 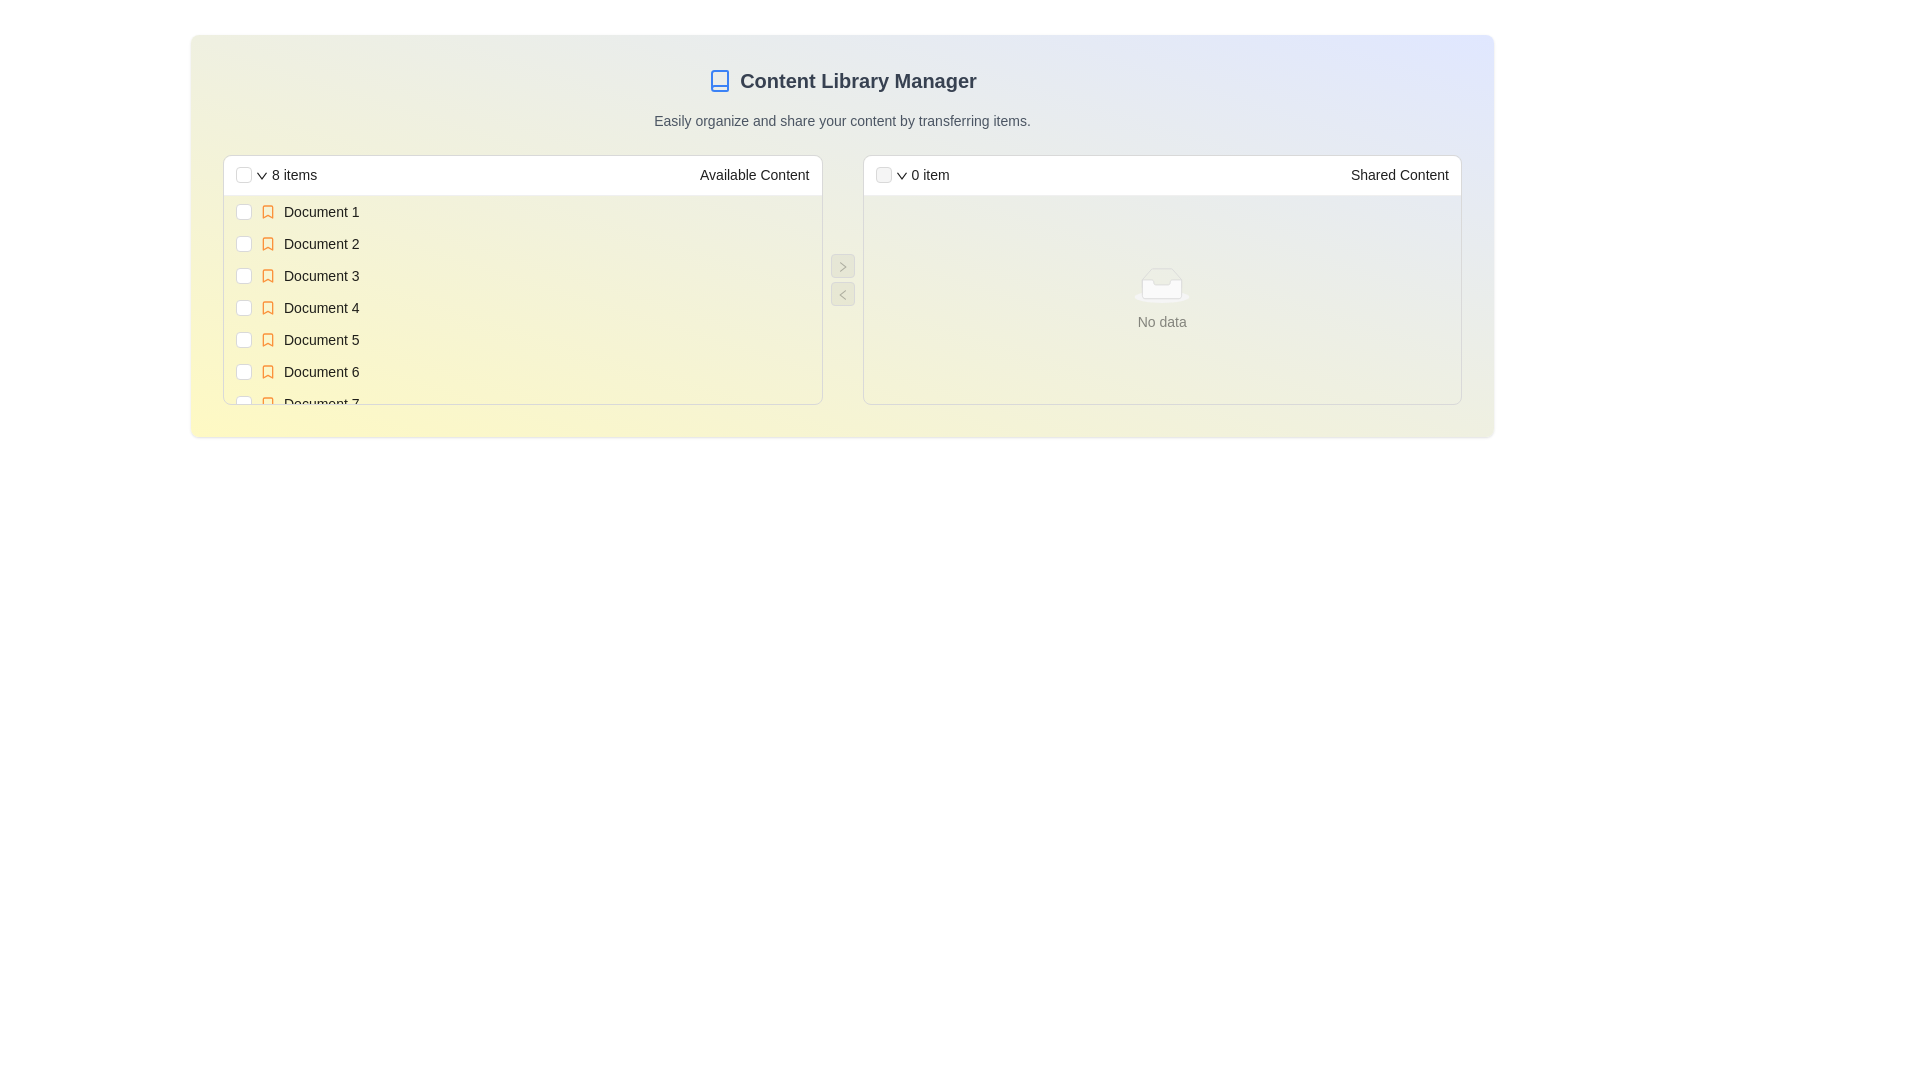 I want to click on the checkbox associated with 'Document 7', so click(x=243, y=404).